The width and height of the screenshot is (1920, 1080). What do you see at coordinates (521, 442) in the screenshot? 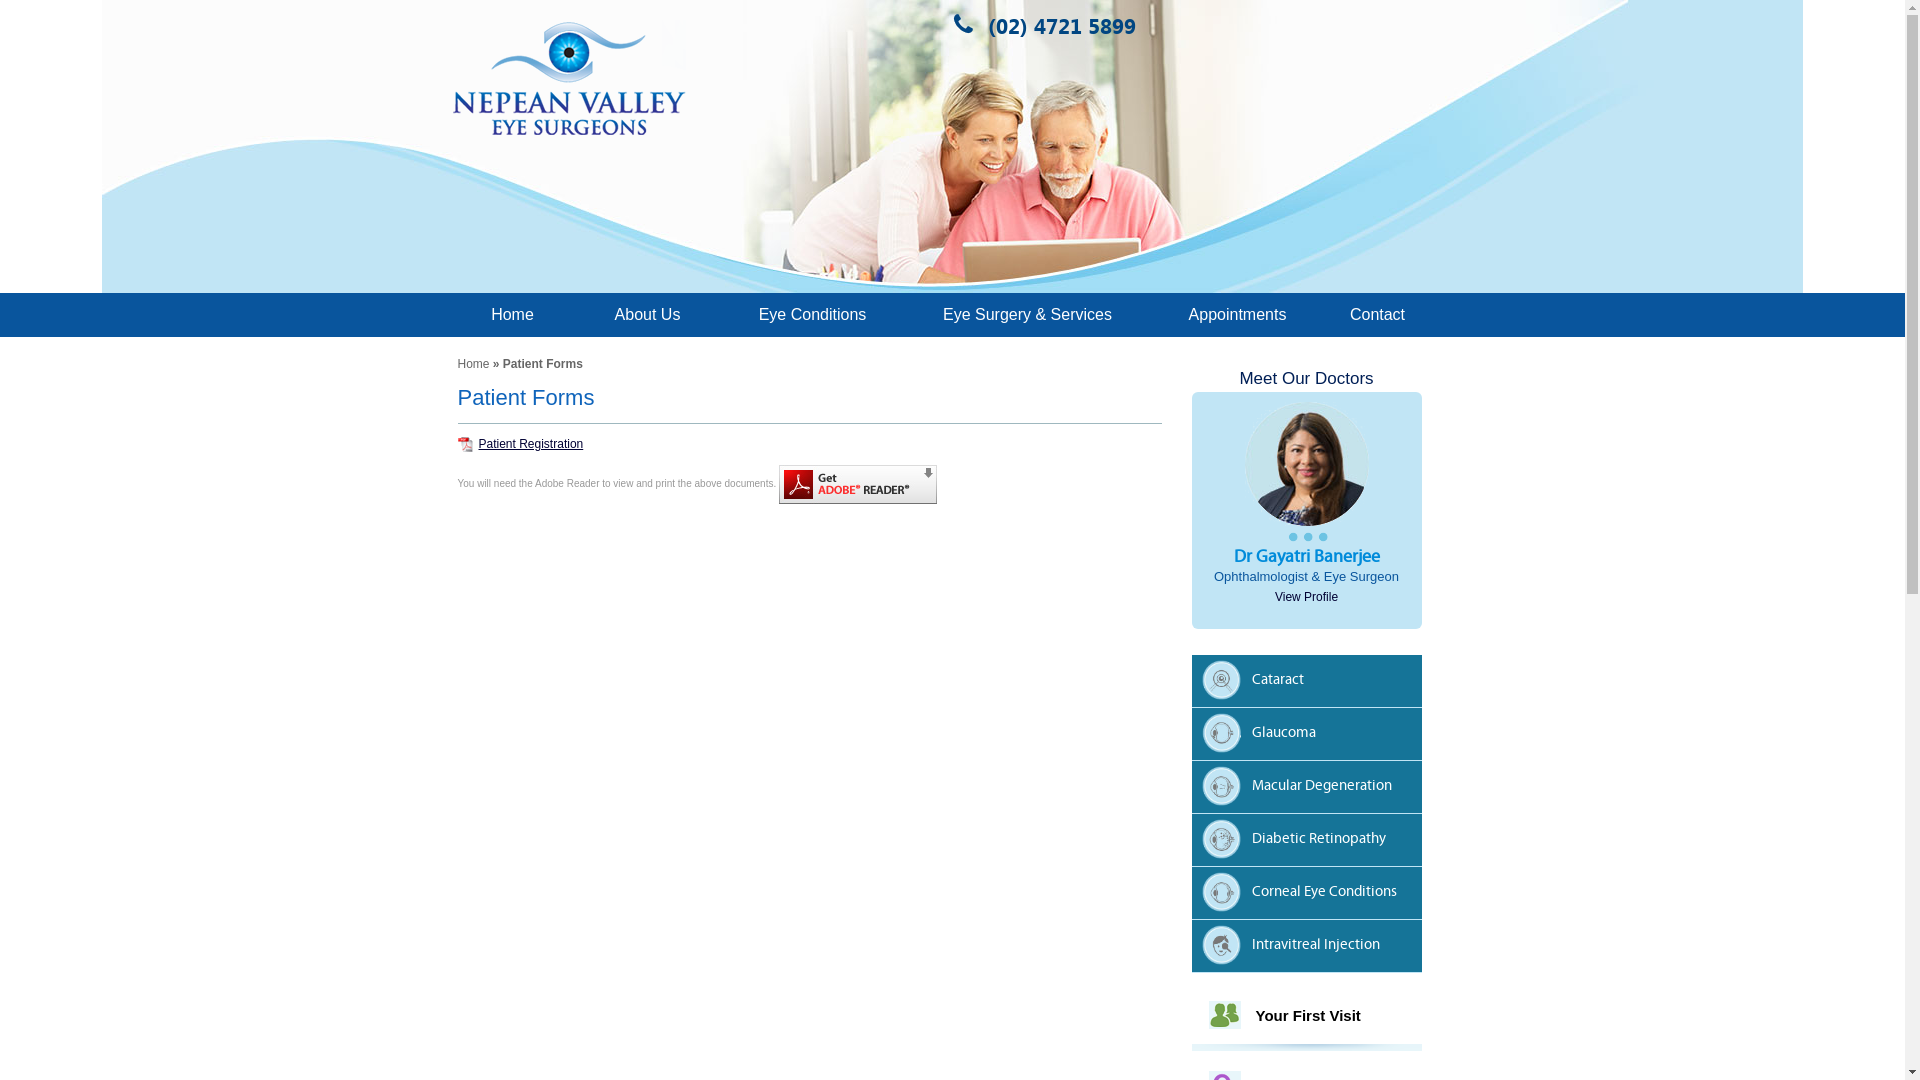
I see `'Patient Registration'` at bounding box center [521, 442].